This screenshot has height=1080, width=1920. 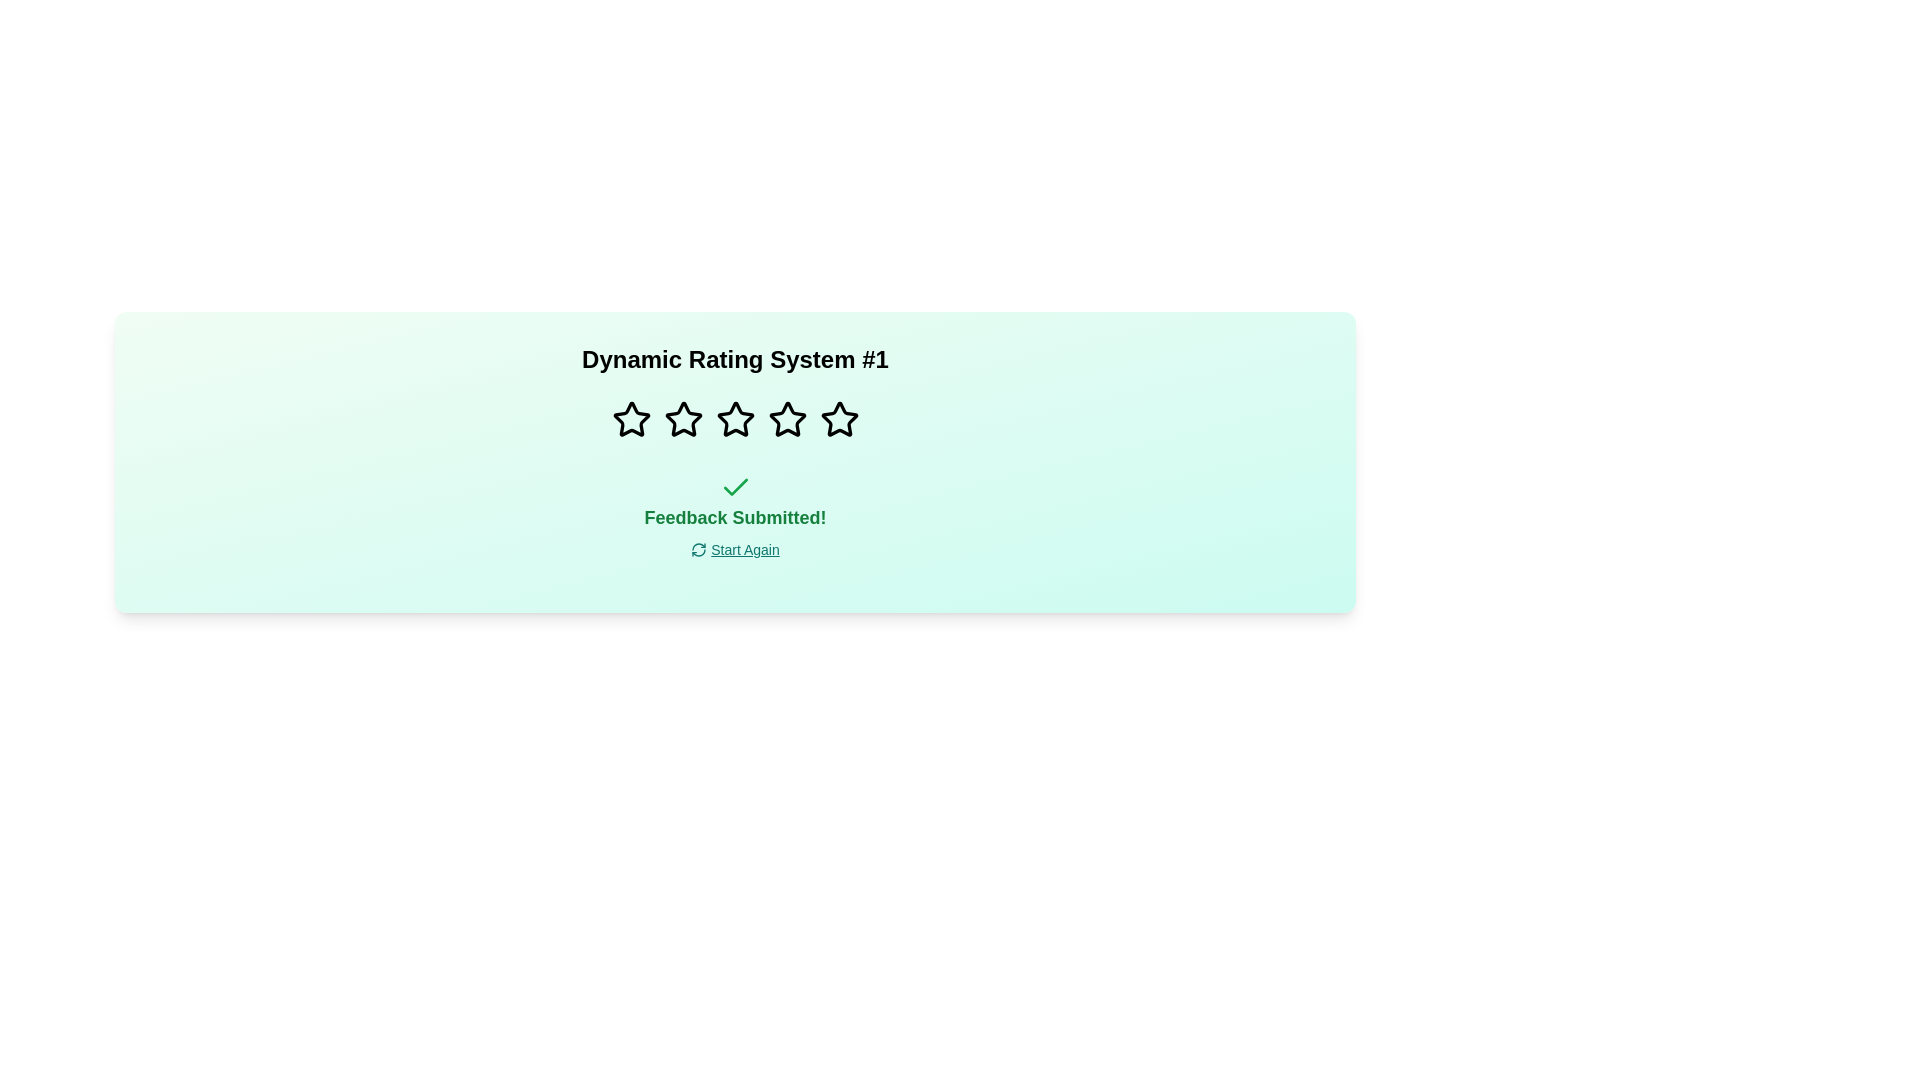 I want to click on the third star, so click(x=786, y=418).